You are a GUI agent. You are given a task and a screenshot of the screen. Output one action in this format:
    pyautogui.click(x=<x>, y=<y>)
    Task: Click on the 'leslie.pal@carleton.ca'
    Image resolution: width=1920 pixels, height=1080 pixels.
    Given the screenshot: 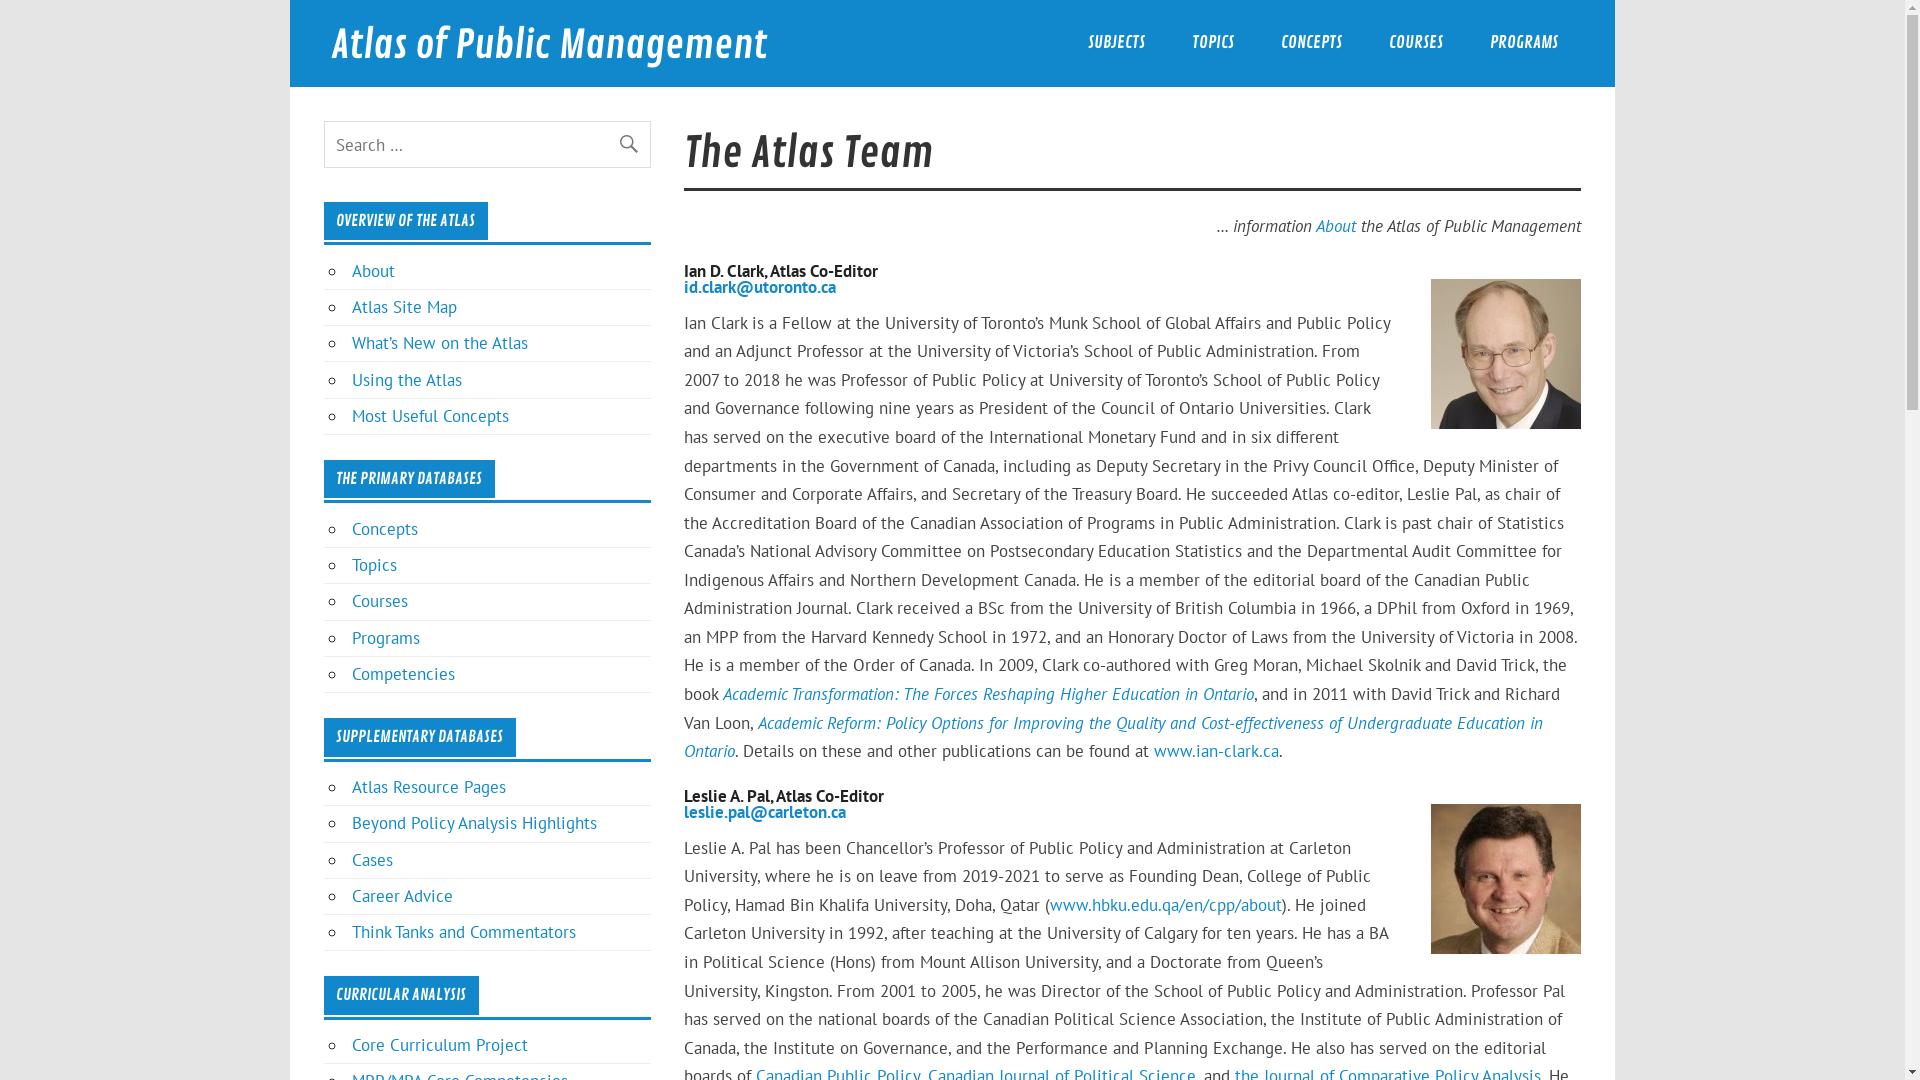 What is the action you would take?
    pyautogui.click(x=684, y=812)
    